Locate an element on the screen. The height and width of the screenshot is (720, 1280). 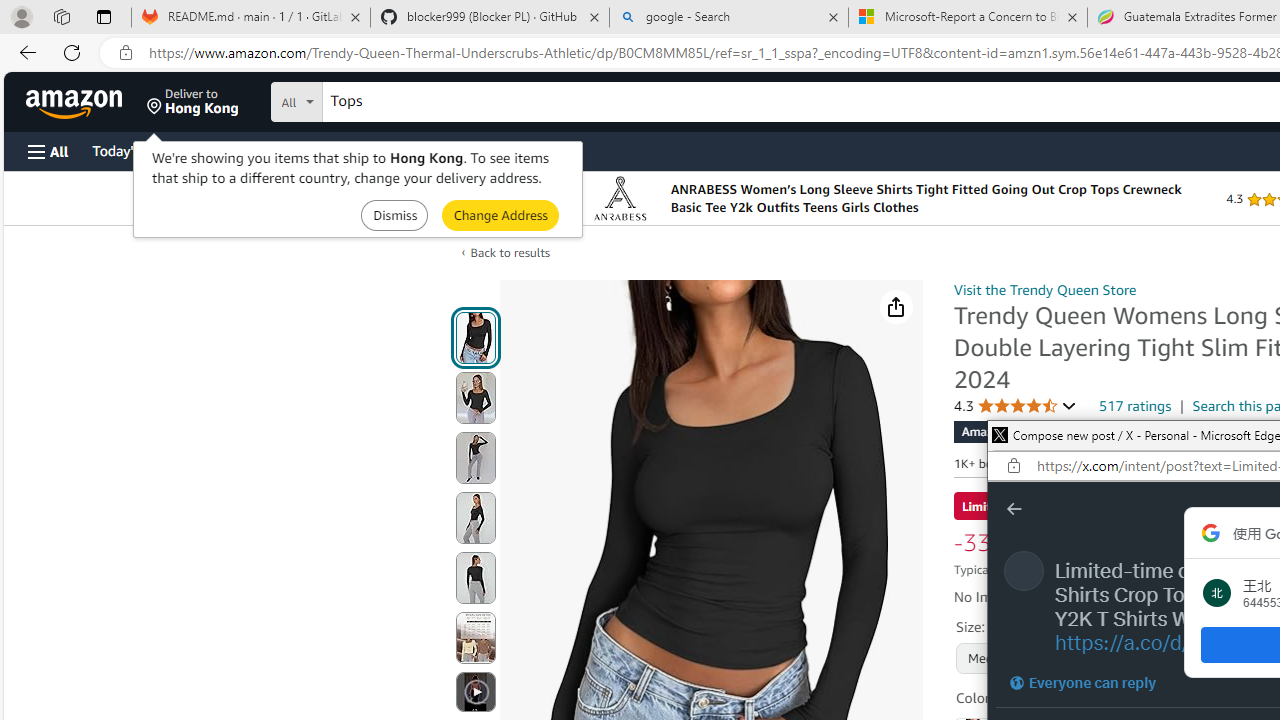
'Skip to main content' is located at coordinates (86, 100).